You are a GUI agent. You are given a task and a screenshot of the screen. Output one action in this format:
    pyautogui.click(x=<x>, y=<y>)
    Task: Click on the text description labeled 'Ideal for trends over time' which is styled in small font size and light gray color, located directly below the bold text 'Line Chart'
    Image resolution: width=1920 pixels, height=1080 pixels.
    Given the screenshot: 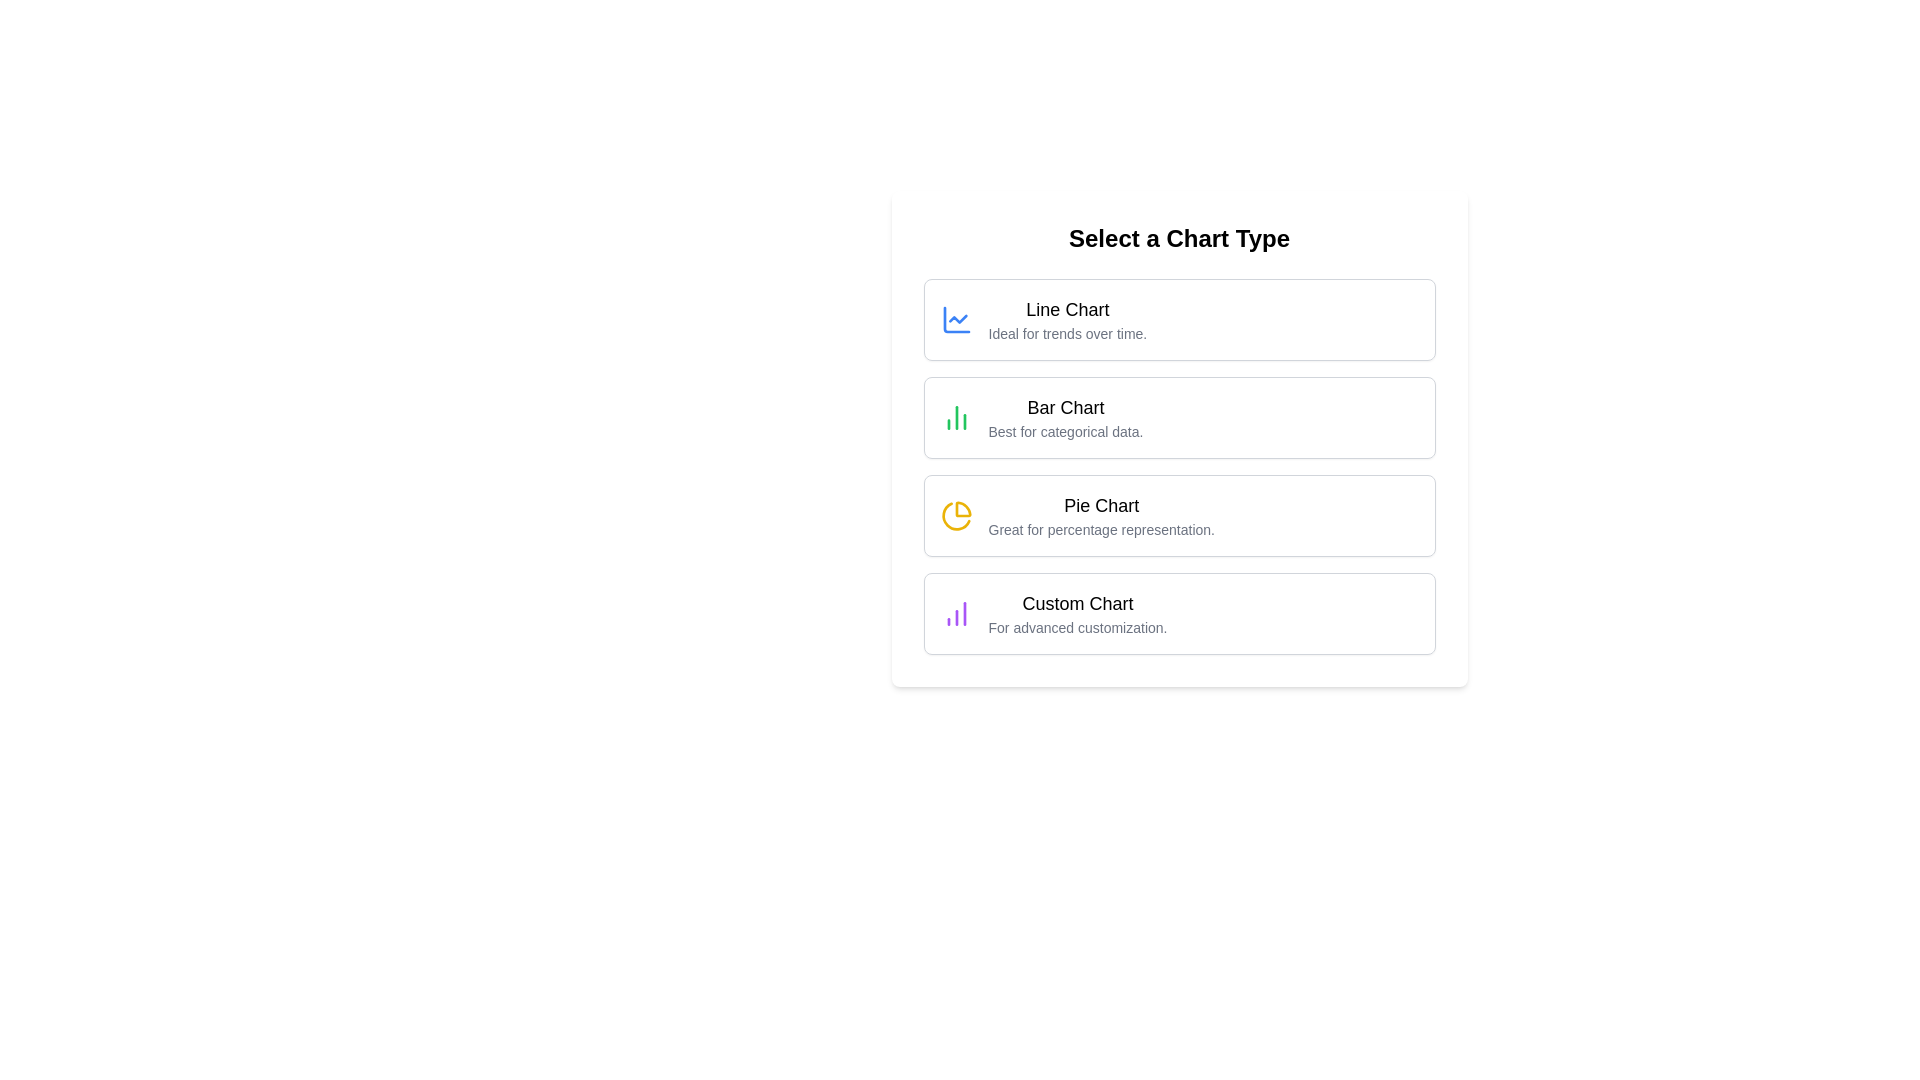 What is the action you would take?
    pyautogui.click(x=1066, y=333)
    